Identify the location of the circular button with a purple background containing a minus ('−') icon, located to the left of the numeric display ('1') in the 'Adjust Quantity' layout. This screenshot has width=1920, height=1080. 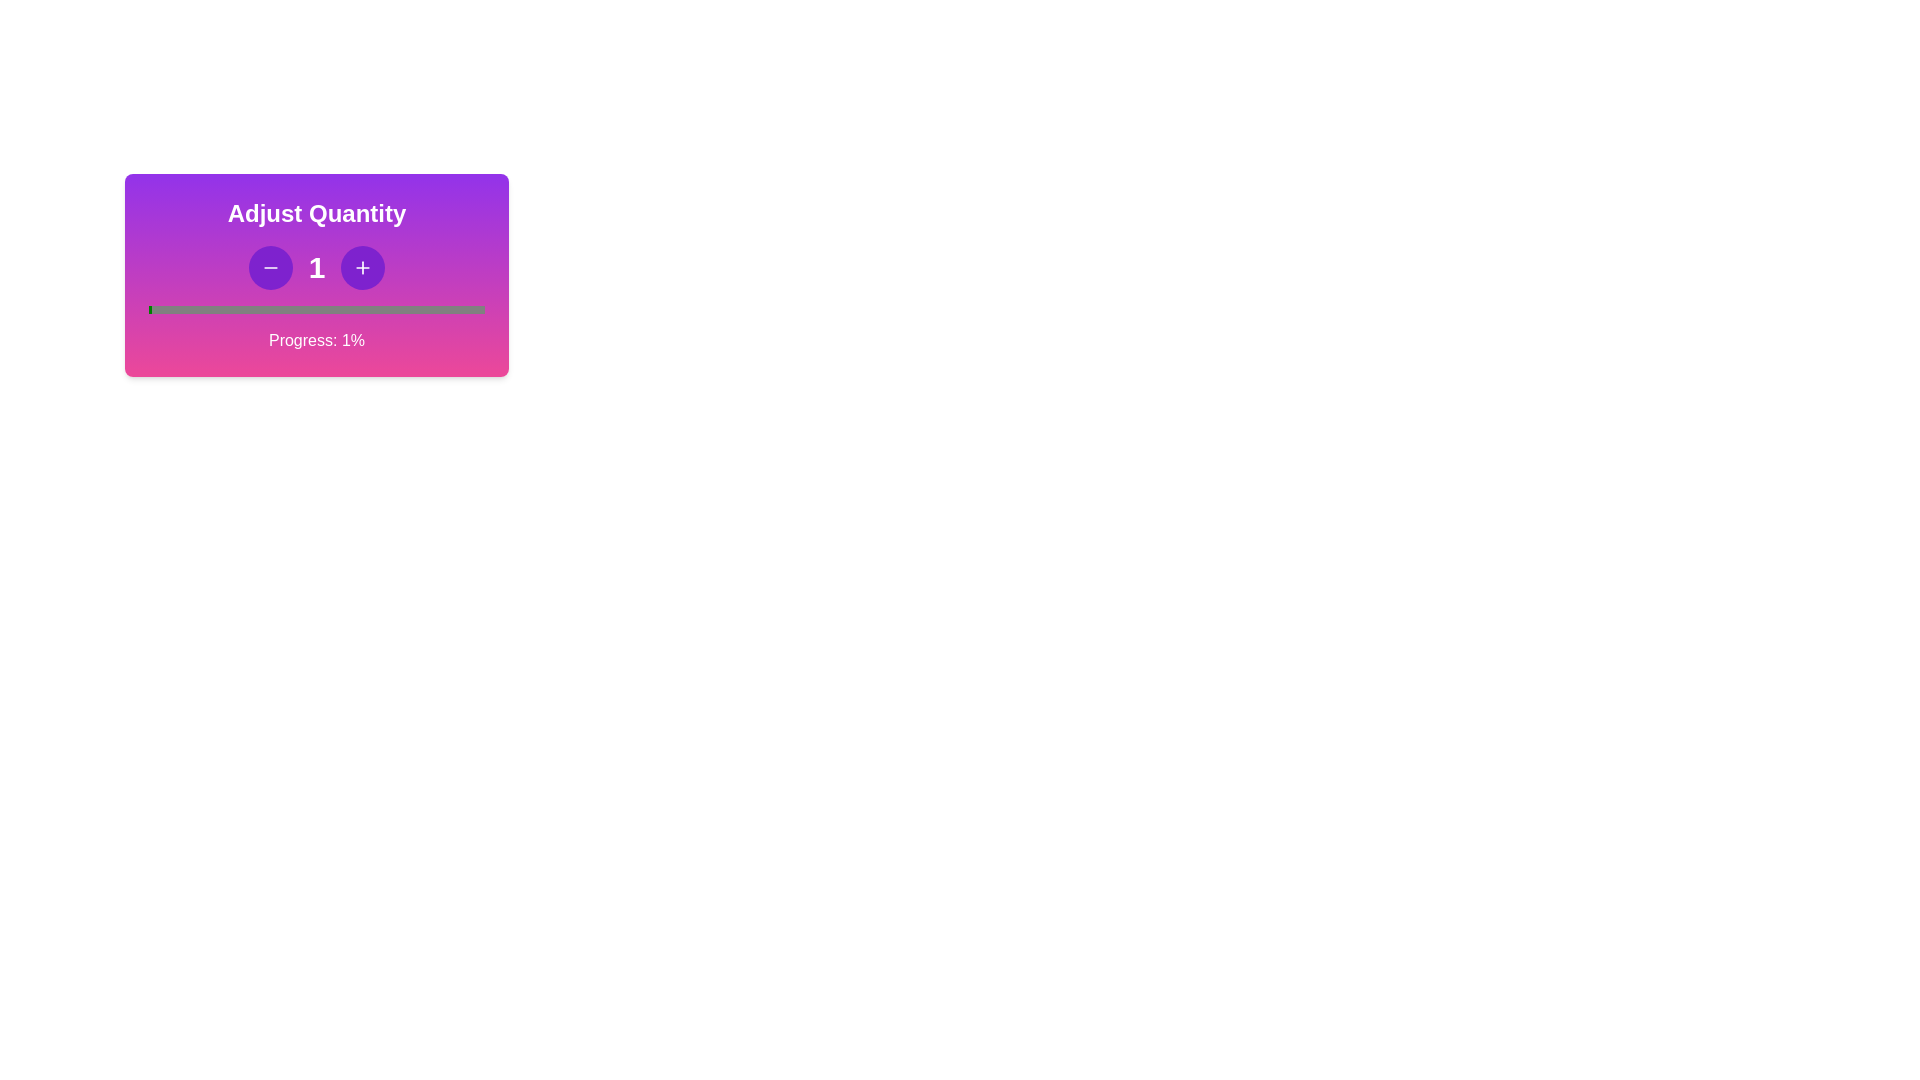
(269, 266).